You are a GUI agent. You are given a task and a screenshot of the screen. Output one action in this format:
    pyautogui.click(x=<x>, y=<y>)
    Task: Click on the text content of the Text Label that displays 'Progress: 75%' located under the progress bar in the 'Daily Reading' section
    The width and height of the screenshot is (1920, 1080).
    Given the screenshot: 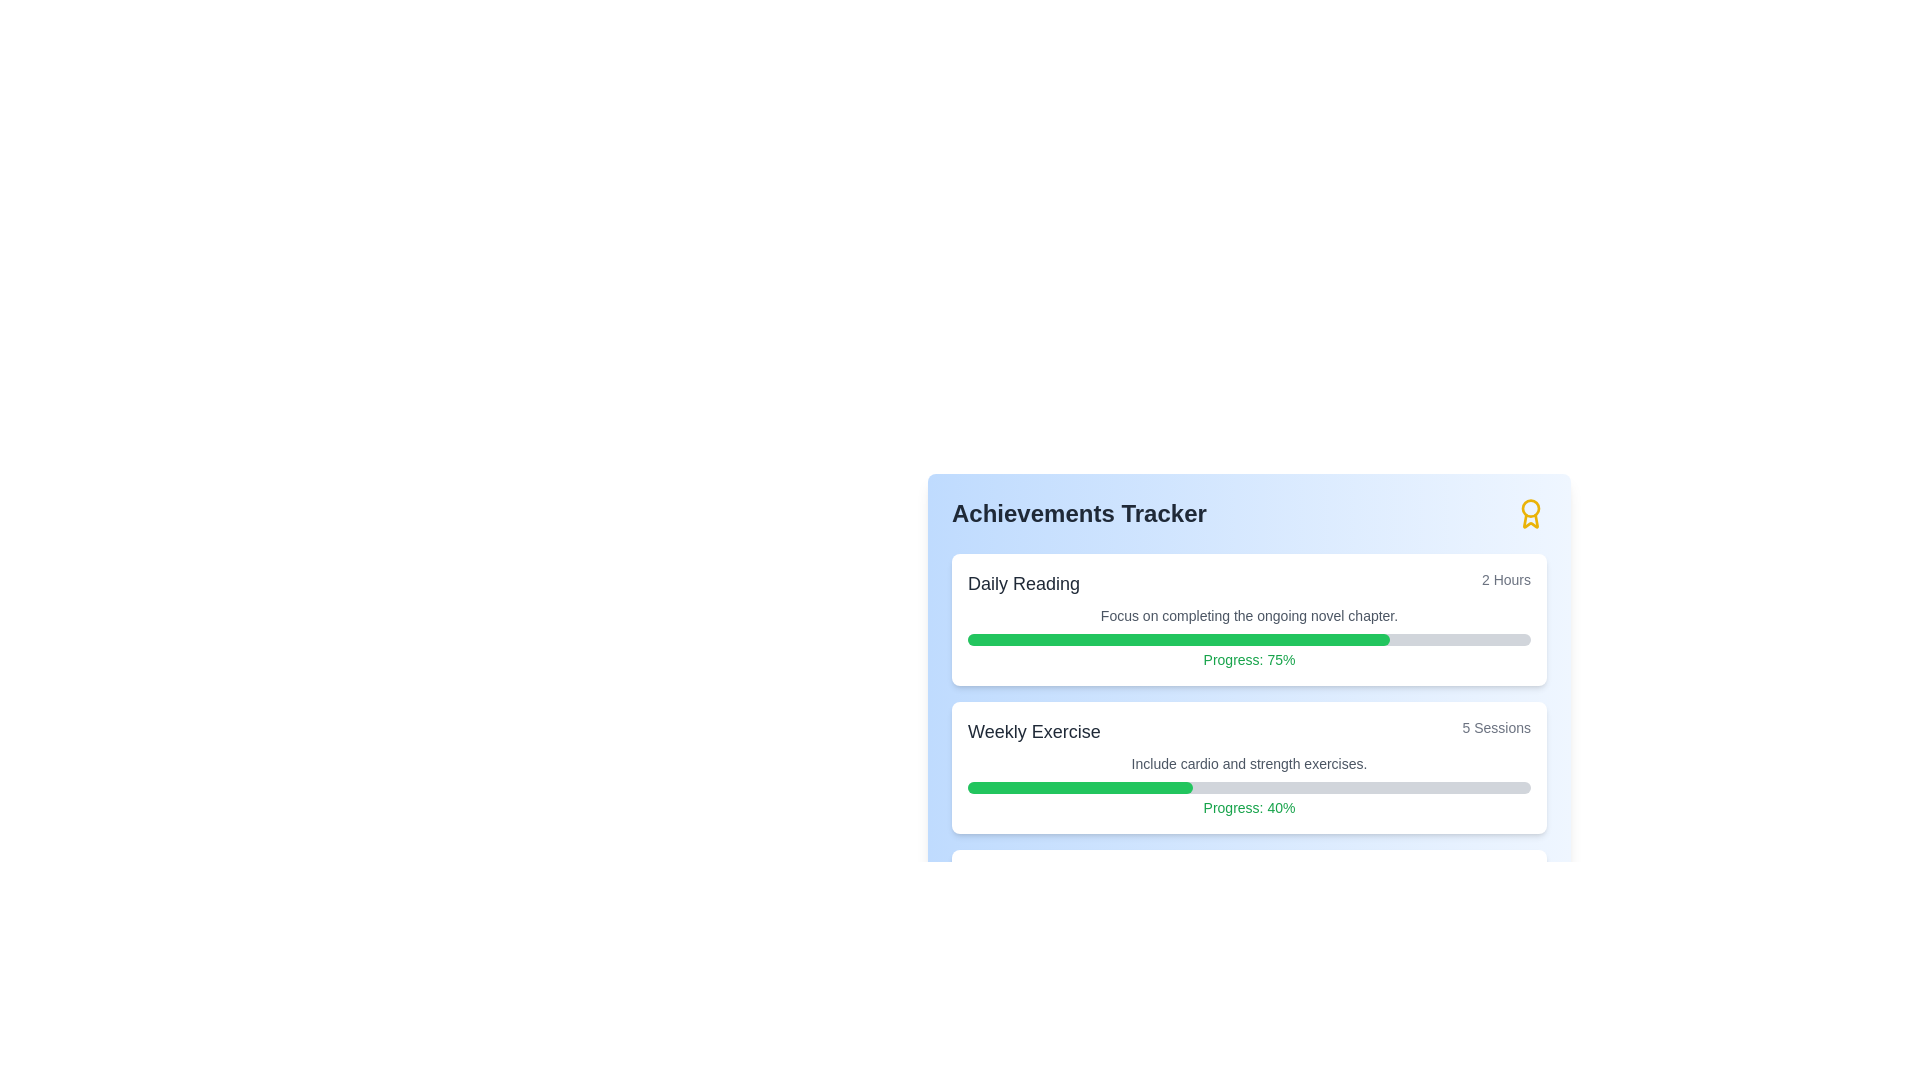 What is the action you would take?
    pyautogui.click(x=1248, y=659)
    